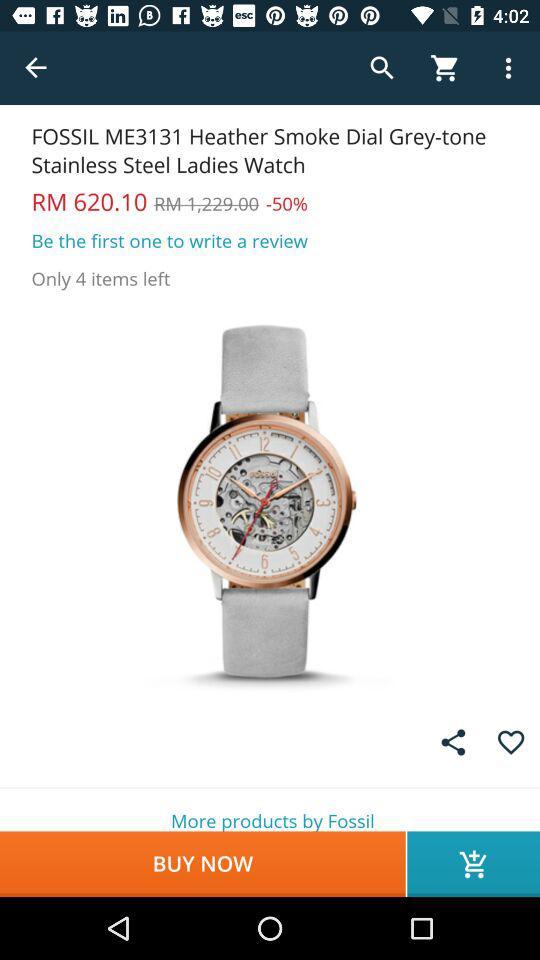  I want to click on the watch, so click(270, 500).